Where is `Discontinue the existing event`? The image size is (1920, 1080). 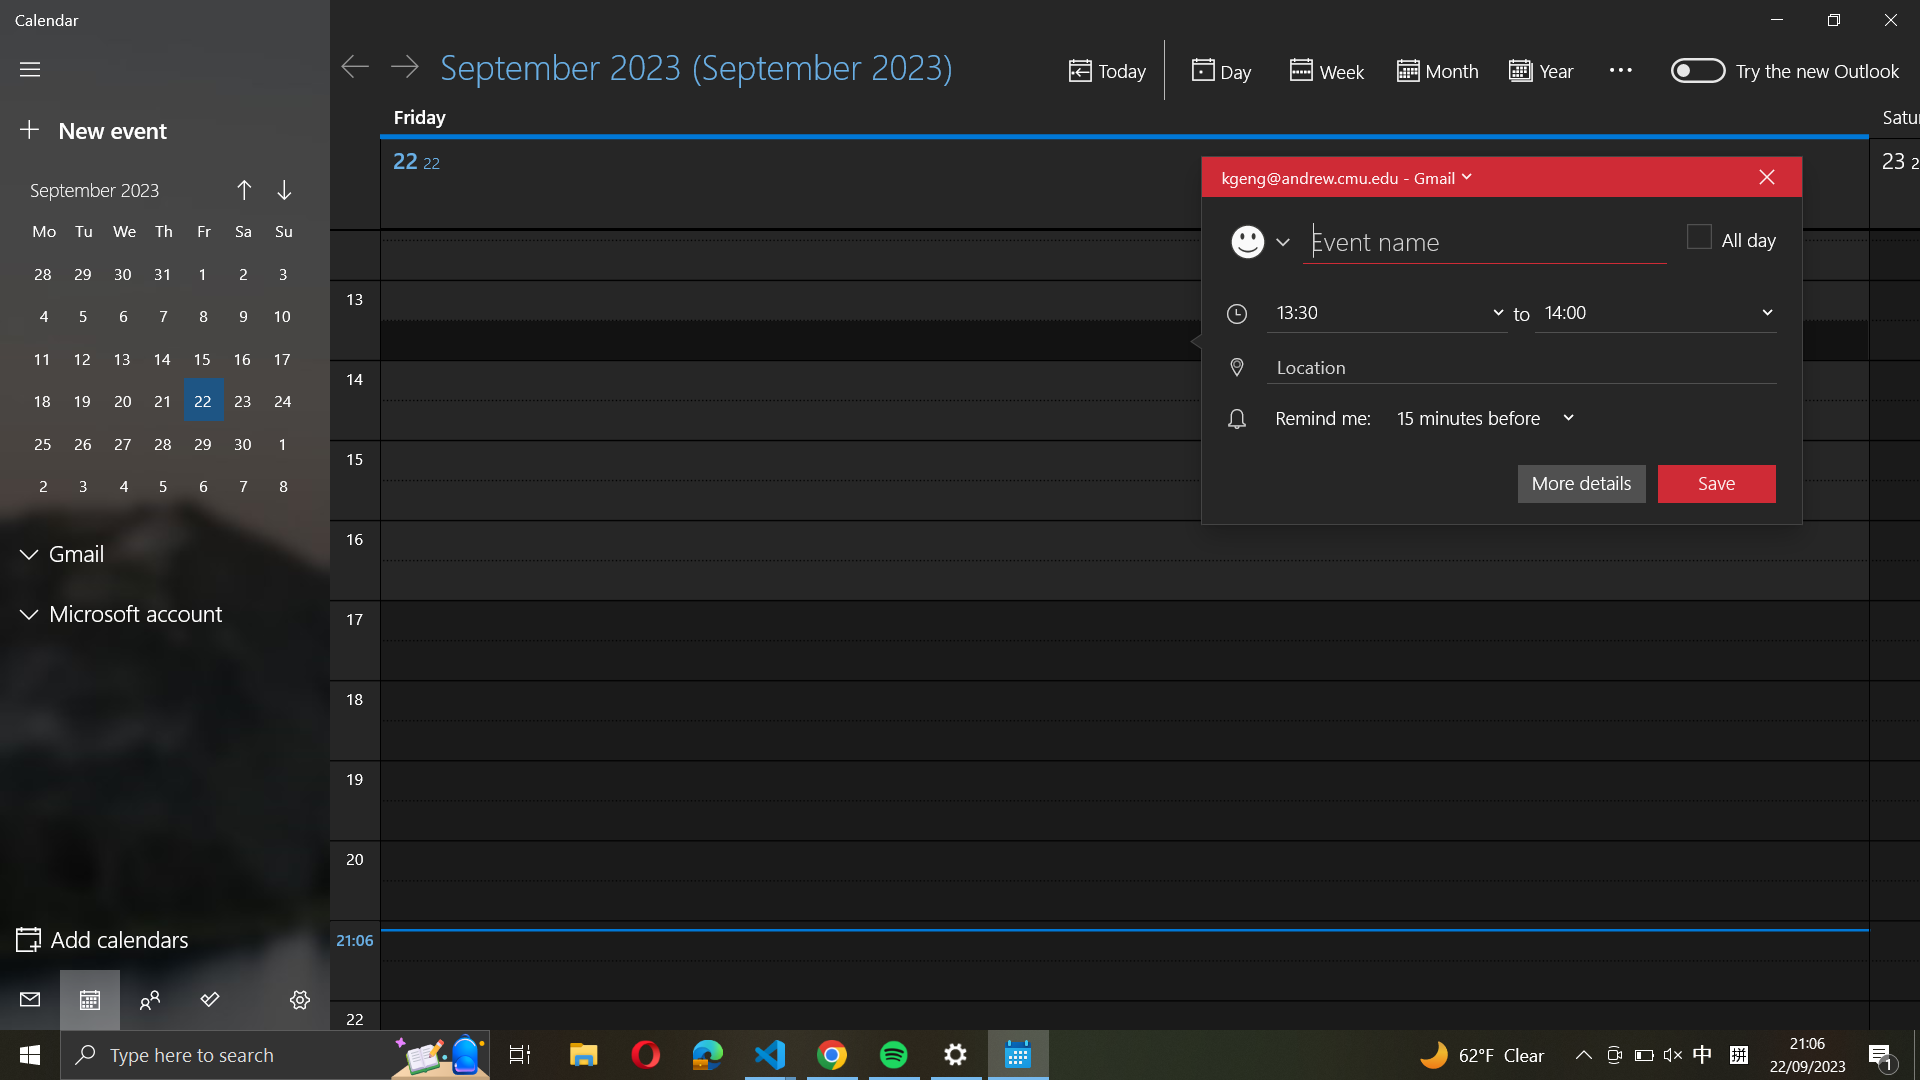
Discontinue the existing event is located at coordinates (1766, 175).